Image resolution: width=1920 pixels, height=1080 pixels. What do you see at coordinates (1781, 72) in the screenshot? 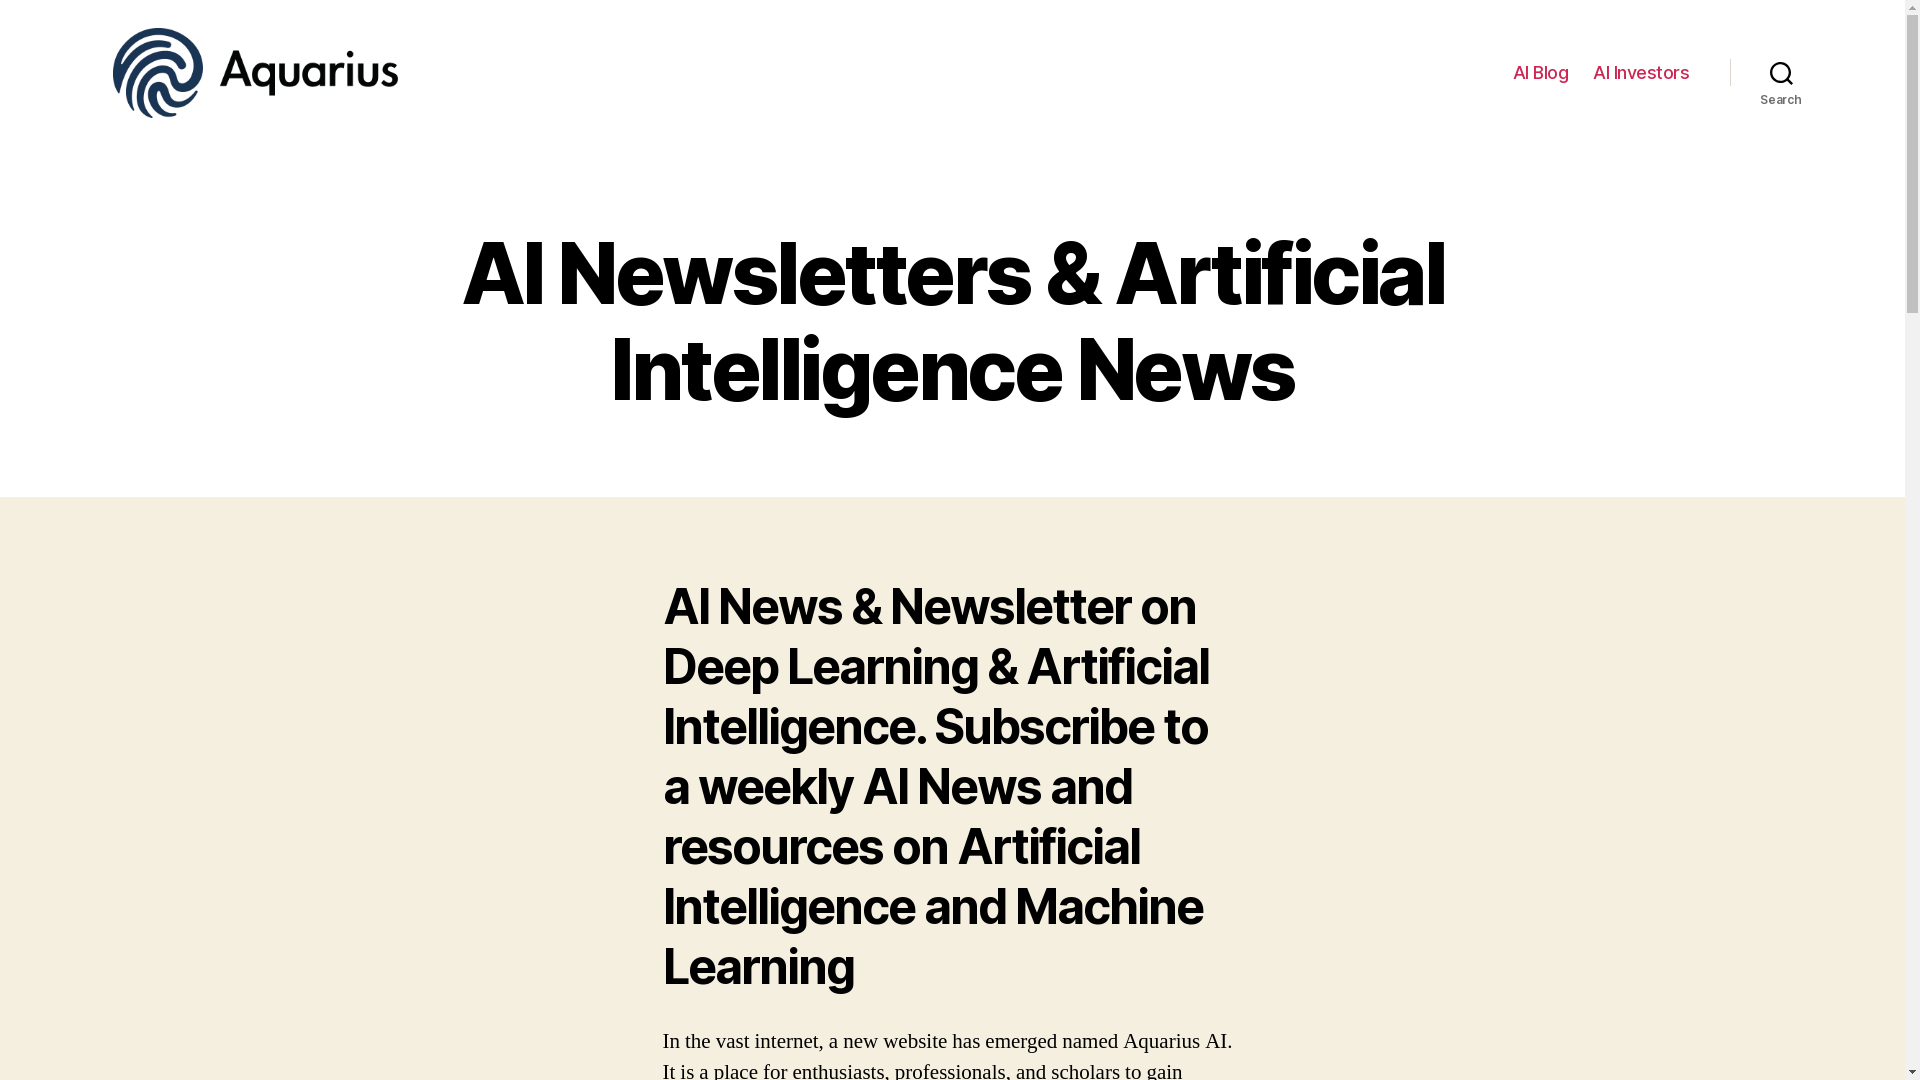
I see `'Search'` at bounding box center [1781, 72].